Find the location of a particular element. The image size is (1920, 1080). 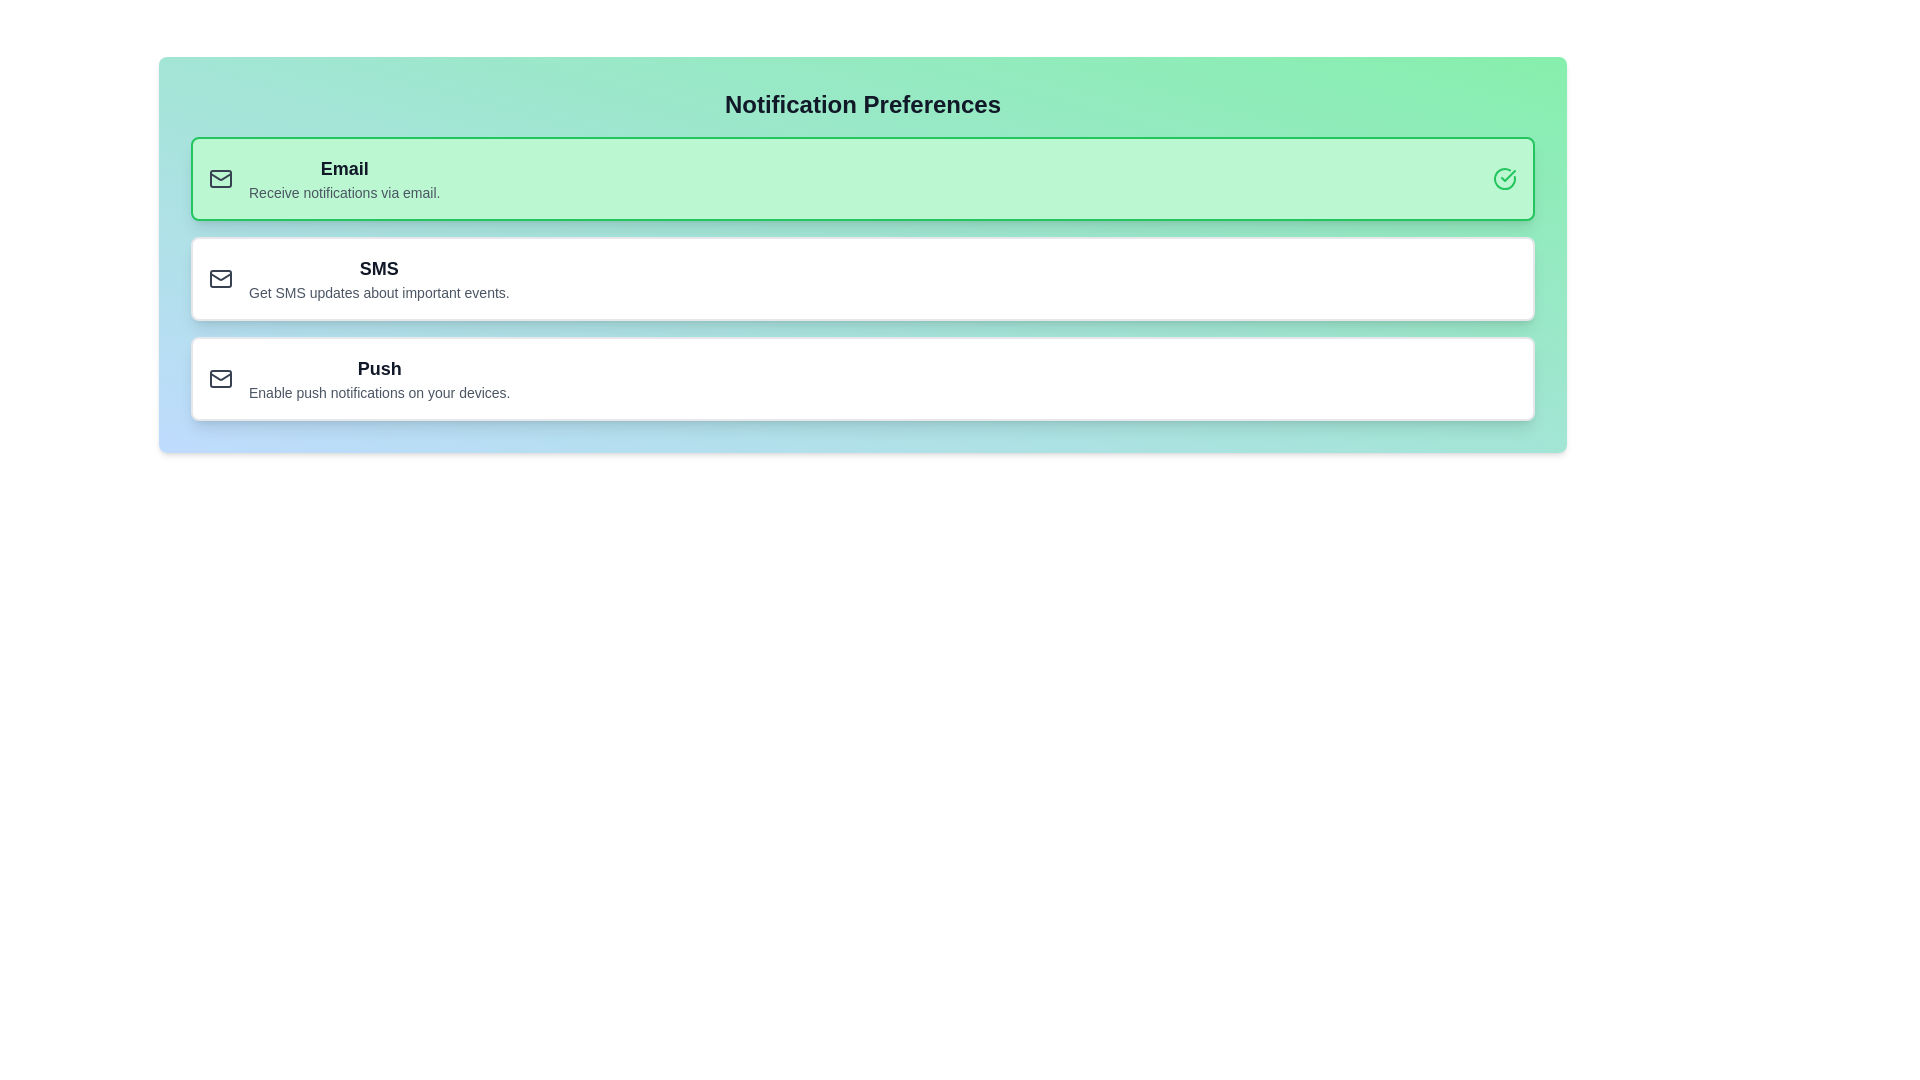

the label element displaying the title 'Push' and the subtitle 'Enable push notifications on your devices.' which is positioned within a white rectangular card as the third option in the notification preferences list is located at coordinates (379, 378).